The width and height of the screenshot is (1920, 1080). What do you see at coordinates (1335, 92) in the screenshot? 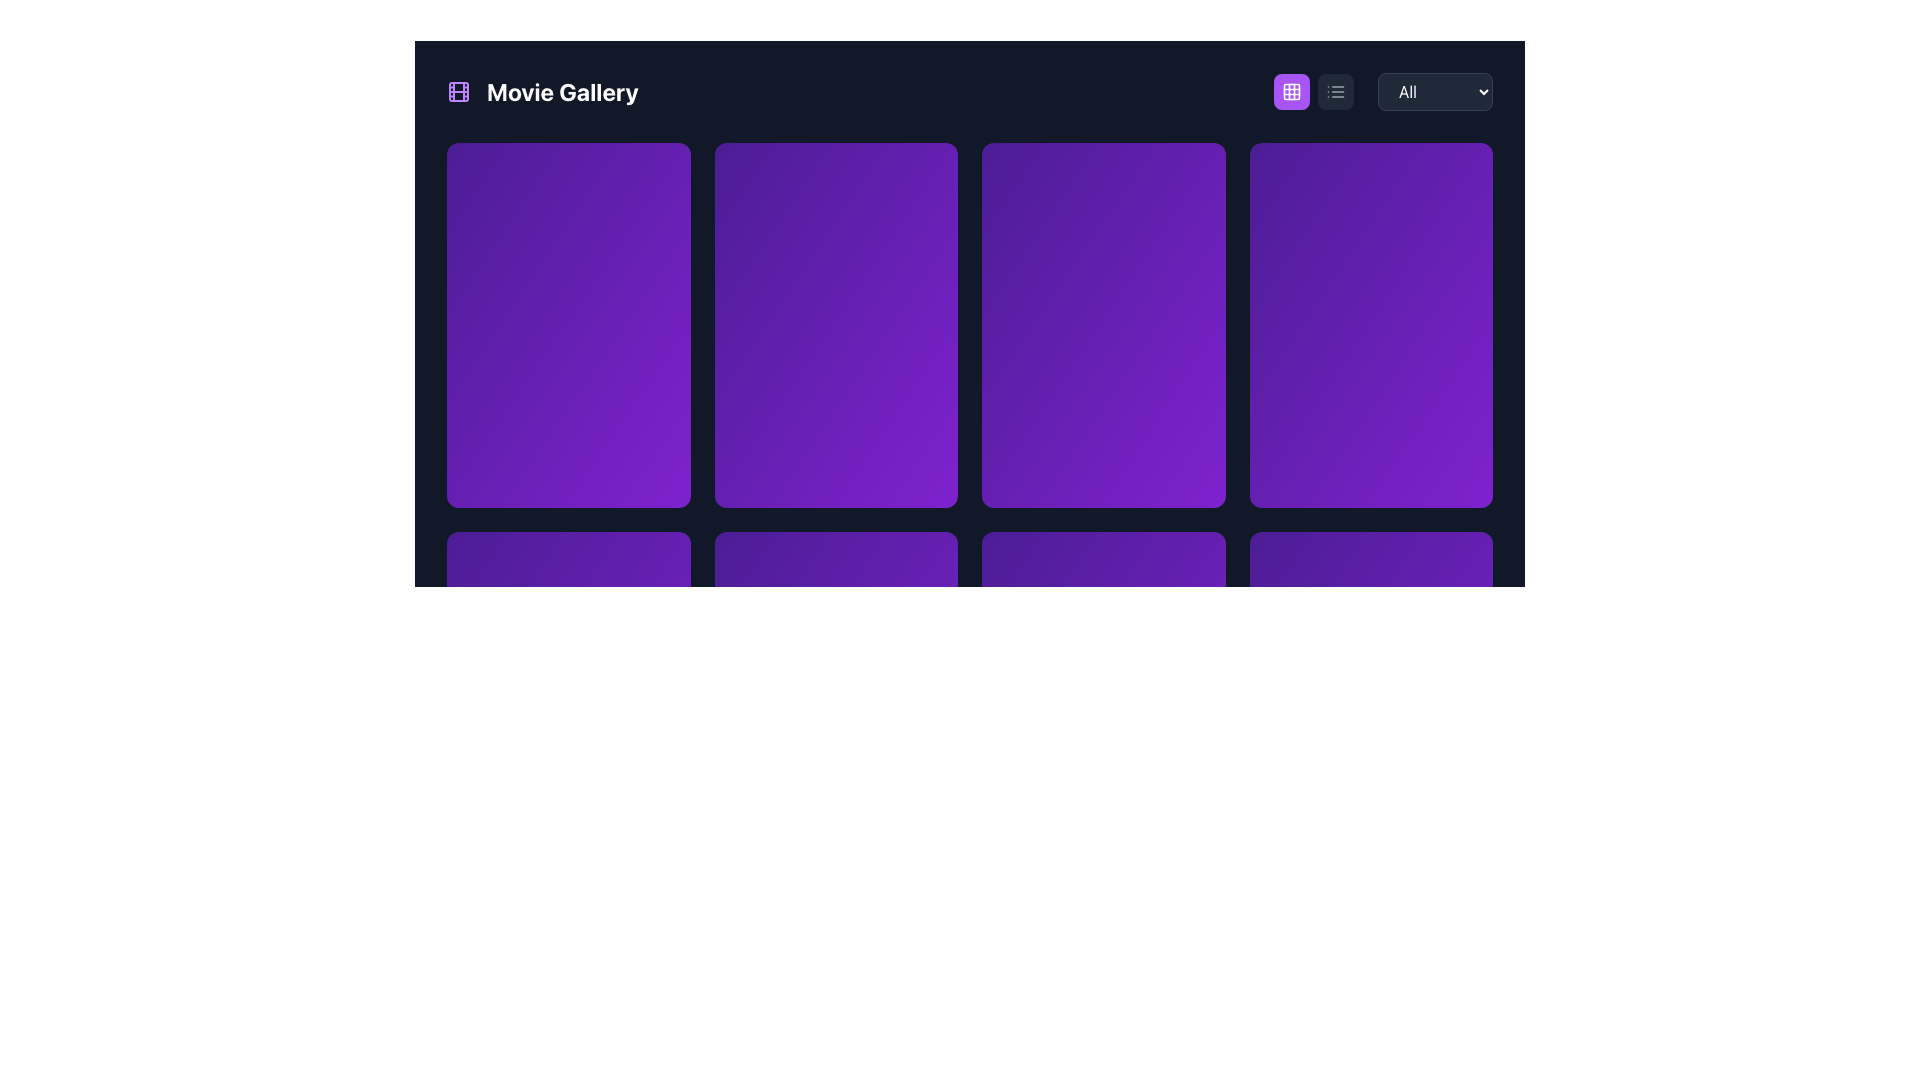
I see `the toggle icon button for switching to a list view layout` at bounding box center [1335, 92].